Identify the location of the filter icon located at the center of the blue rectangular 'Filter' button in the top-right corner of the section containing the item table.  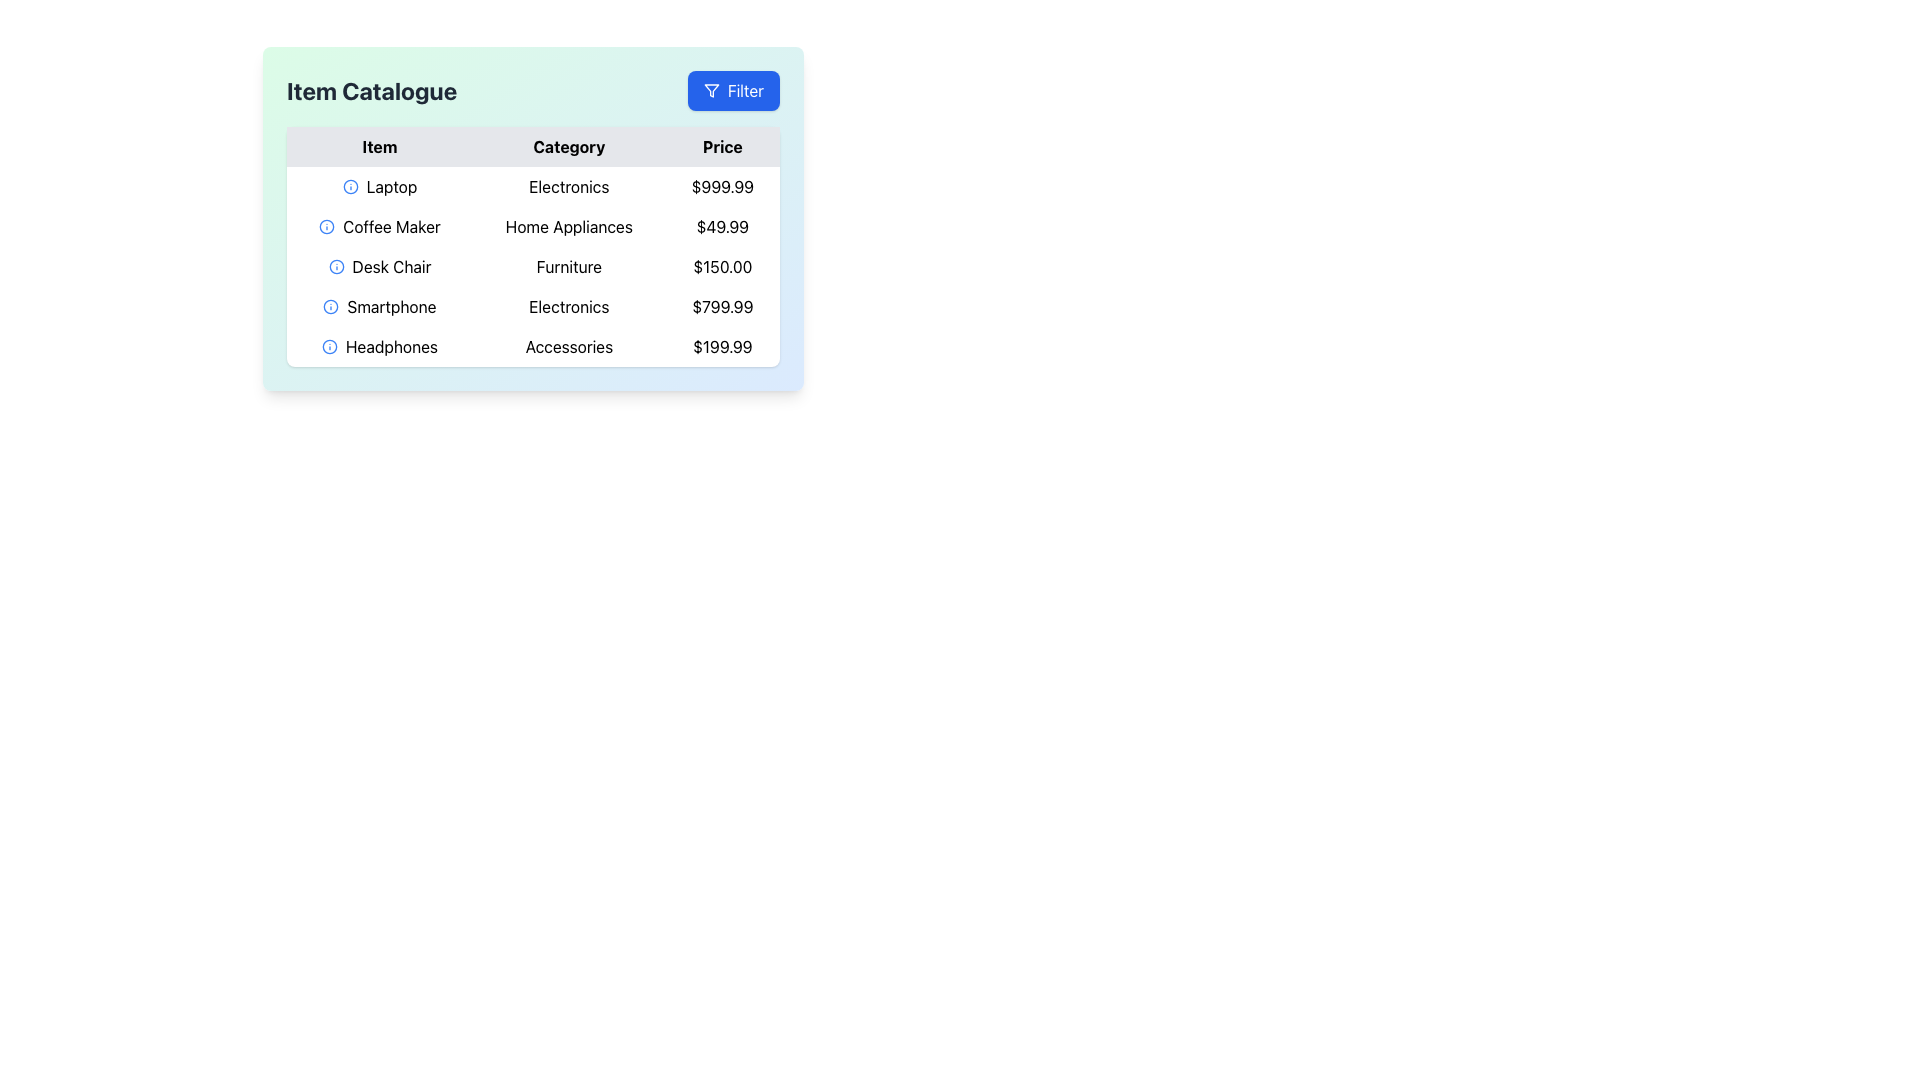
(711, 91).